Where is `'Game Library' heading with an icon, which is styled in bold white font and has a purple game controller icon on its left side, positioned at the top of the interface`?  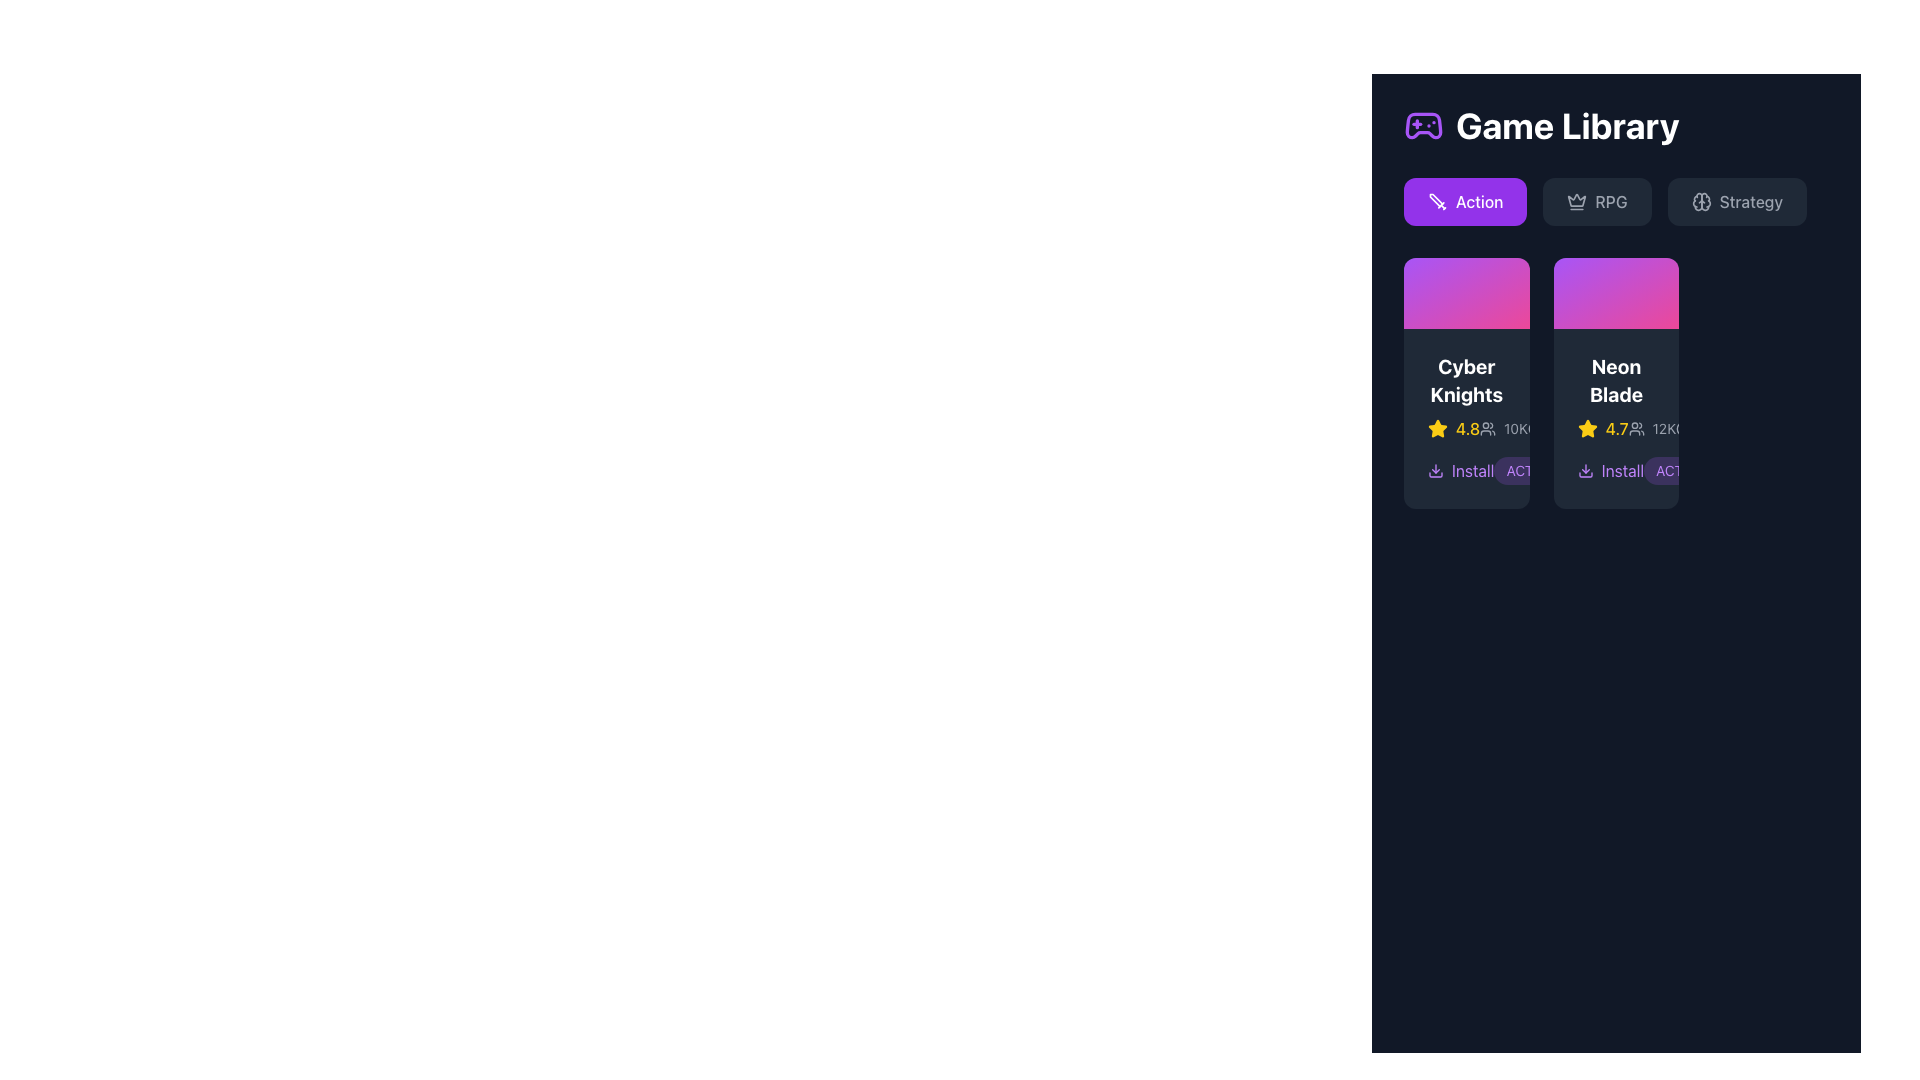 'Game Library' heading with an icon, which is styled in bold white font and has a purple game controller icon on its left side, positioned at the top of the interface is located at coordinates (1616, 126).